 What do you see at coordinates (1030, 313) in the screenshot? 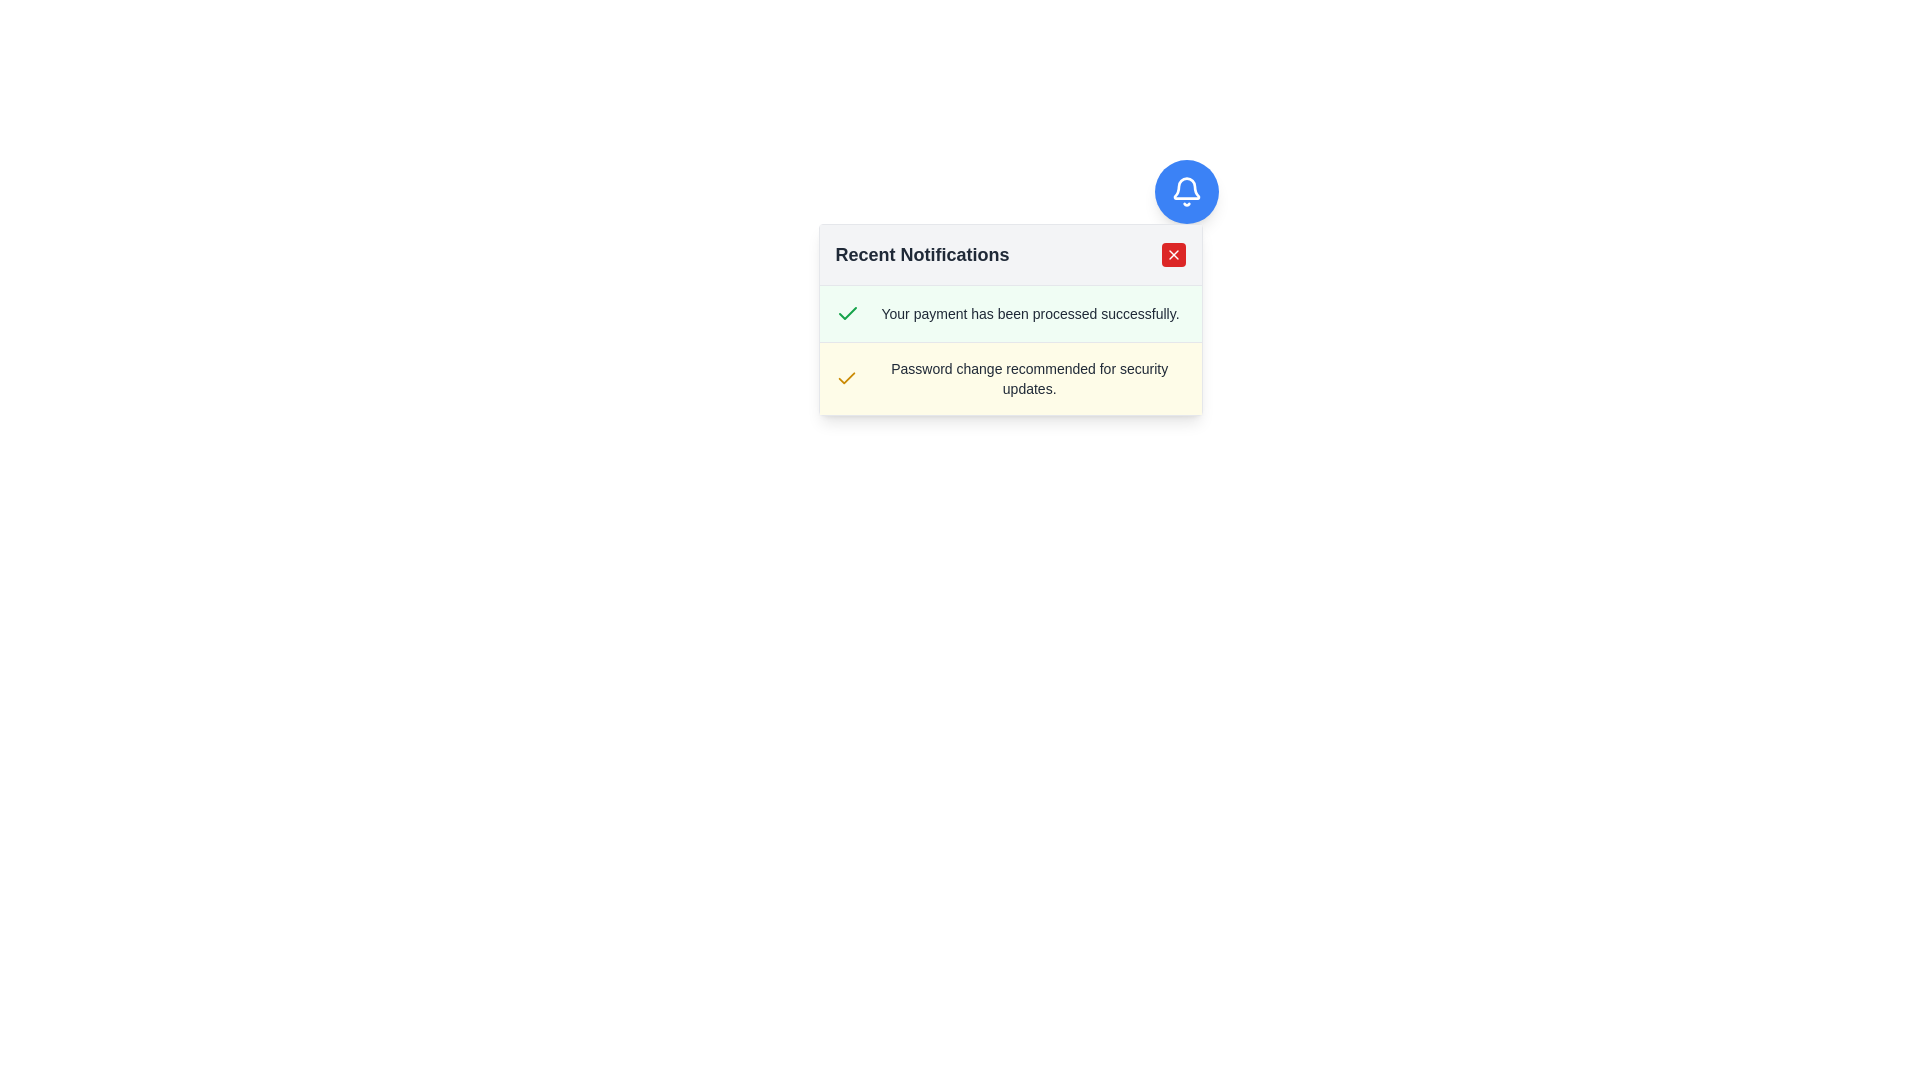
I see `text snippet that states "Your payment has been processed successfully." which is located on the right-hand side of a green notification block` at bounding box center [1030, 313].